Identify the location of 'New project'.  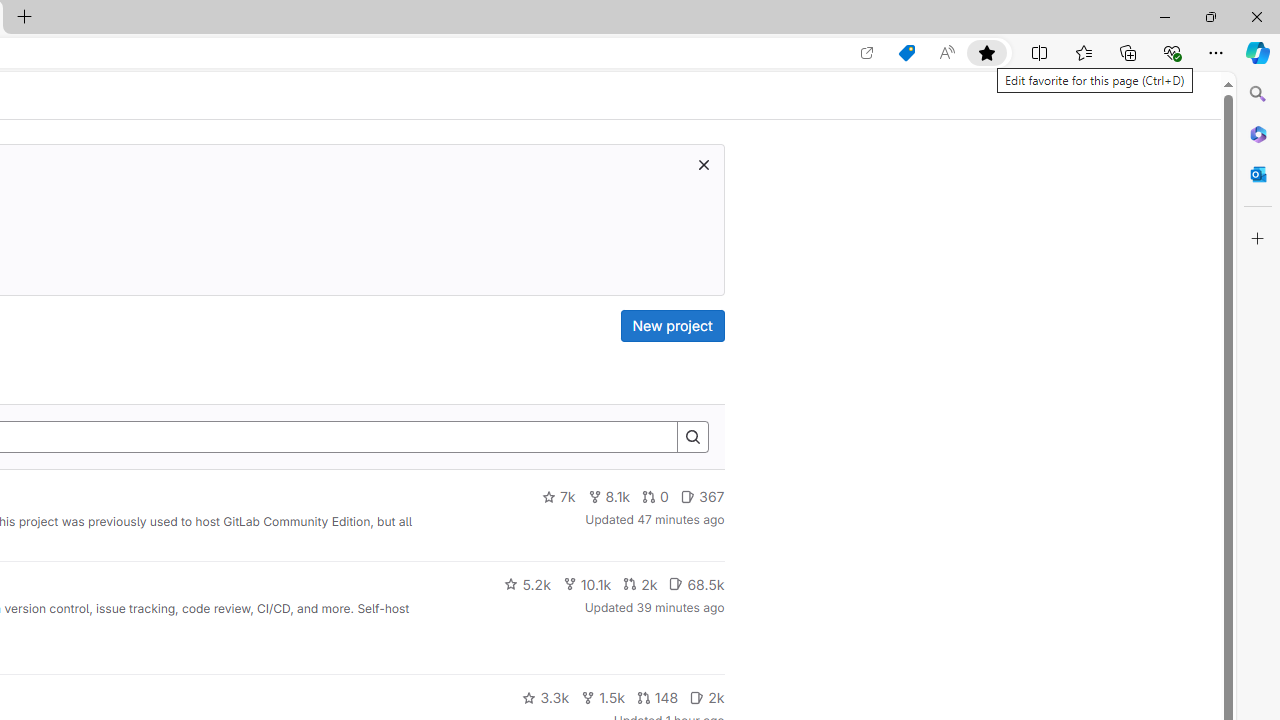
(672, 325).